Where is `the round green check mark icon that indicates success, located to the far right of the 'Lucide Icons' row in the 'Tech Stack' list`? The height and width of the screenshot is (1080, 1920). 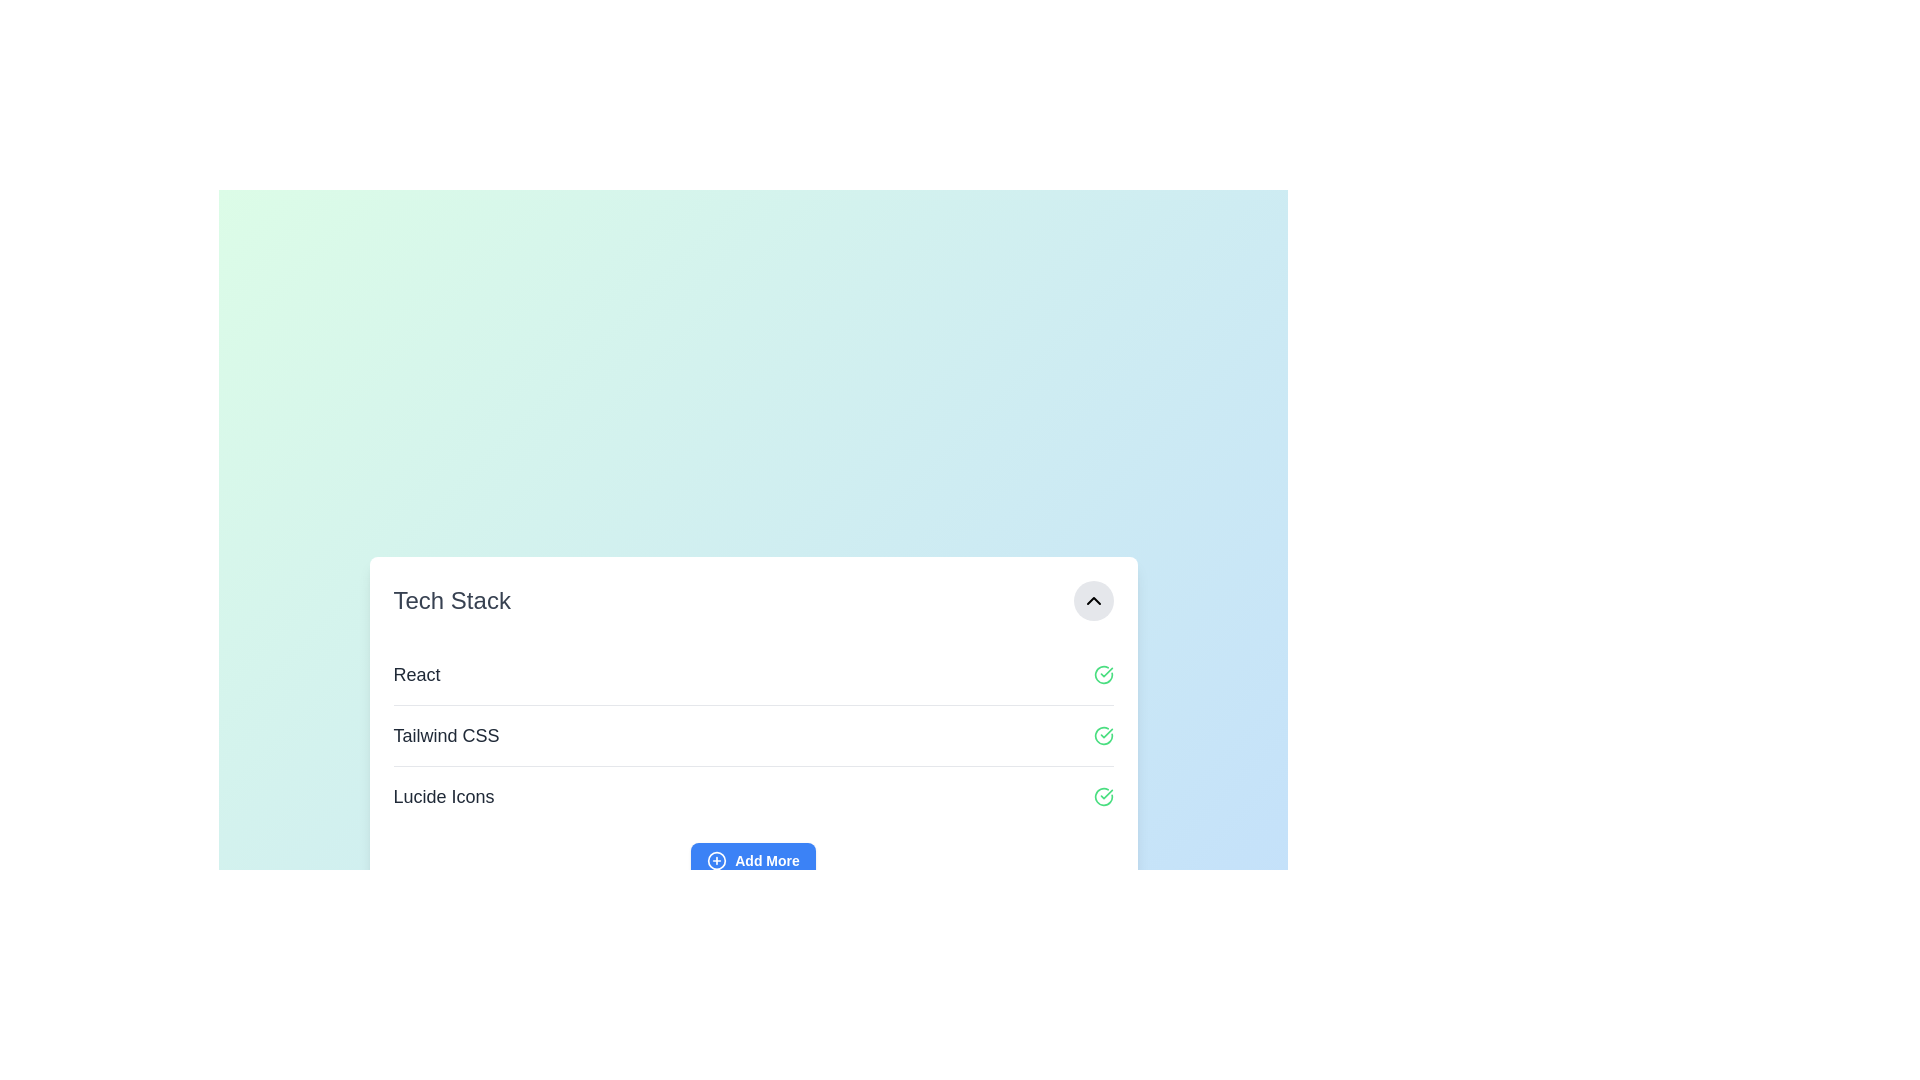 the round green check mark icon that indicates success, located to the far right of the 'Lucide Icons' row in the 'Tech Stack' list is located at coordinates (1102, 796).